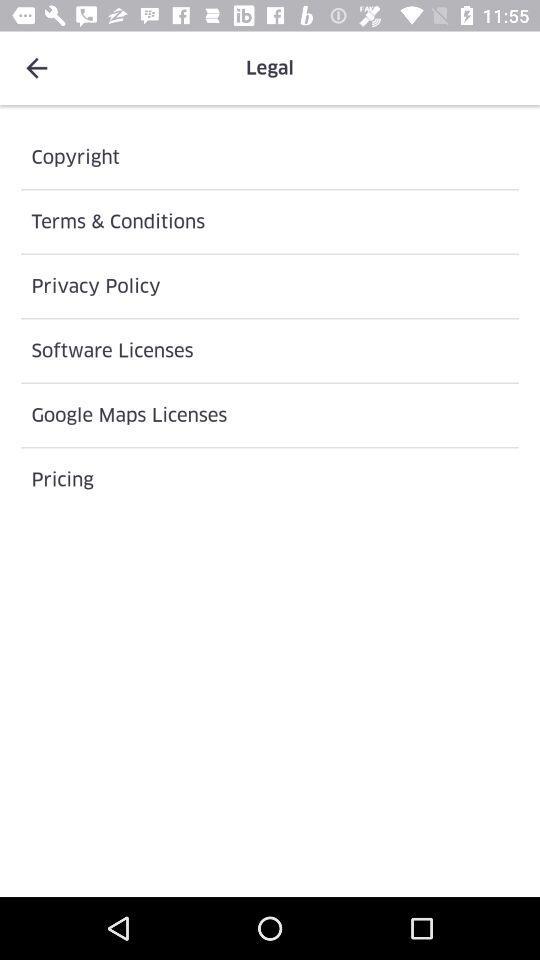 The width and height of the screenshot is (540, 960). Describe the element at coordinates (270, 414) in the screenshot. I see `icon below the software licenses icon` at that location.